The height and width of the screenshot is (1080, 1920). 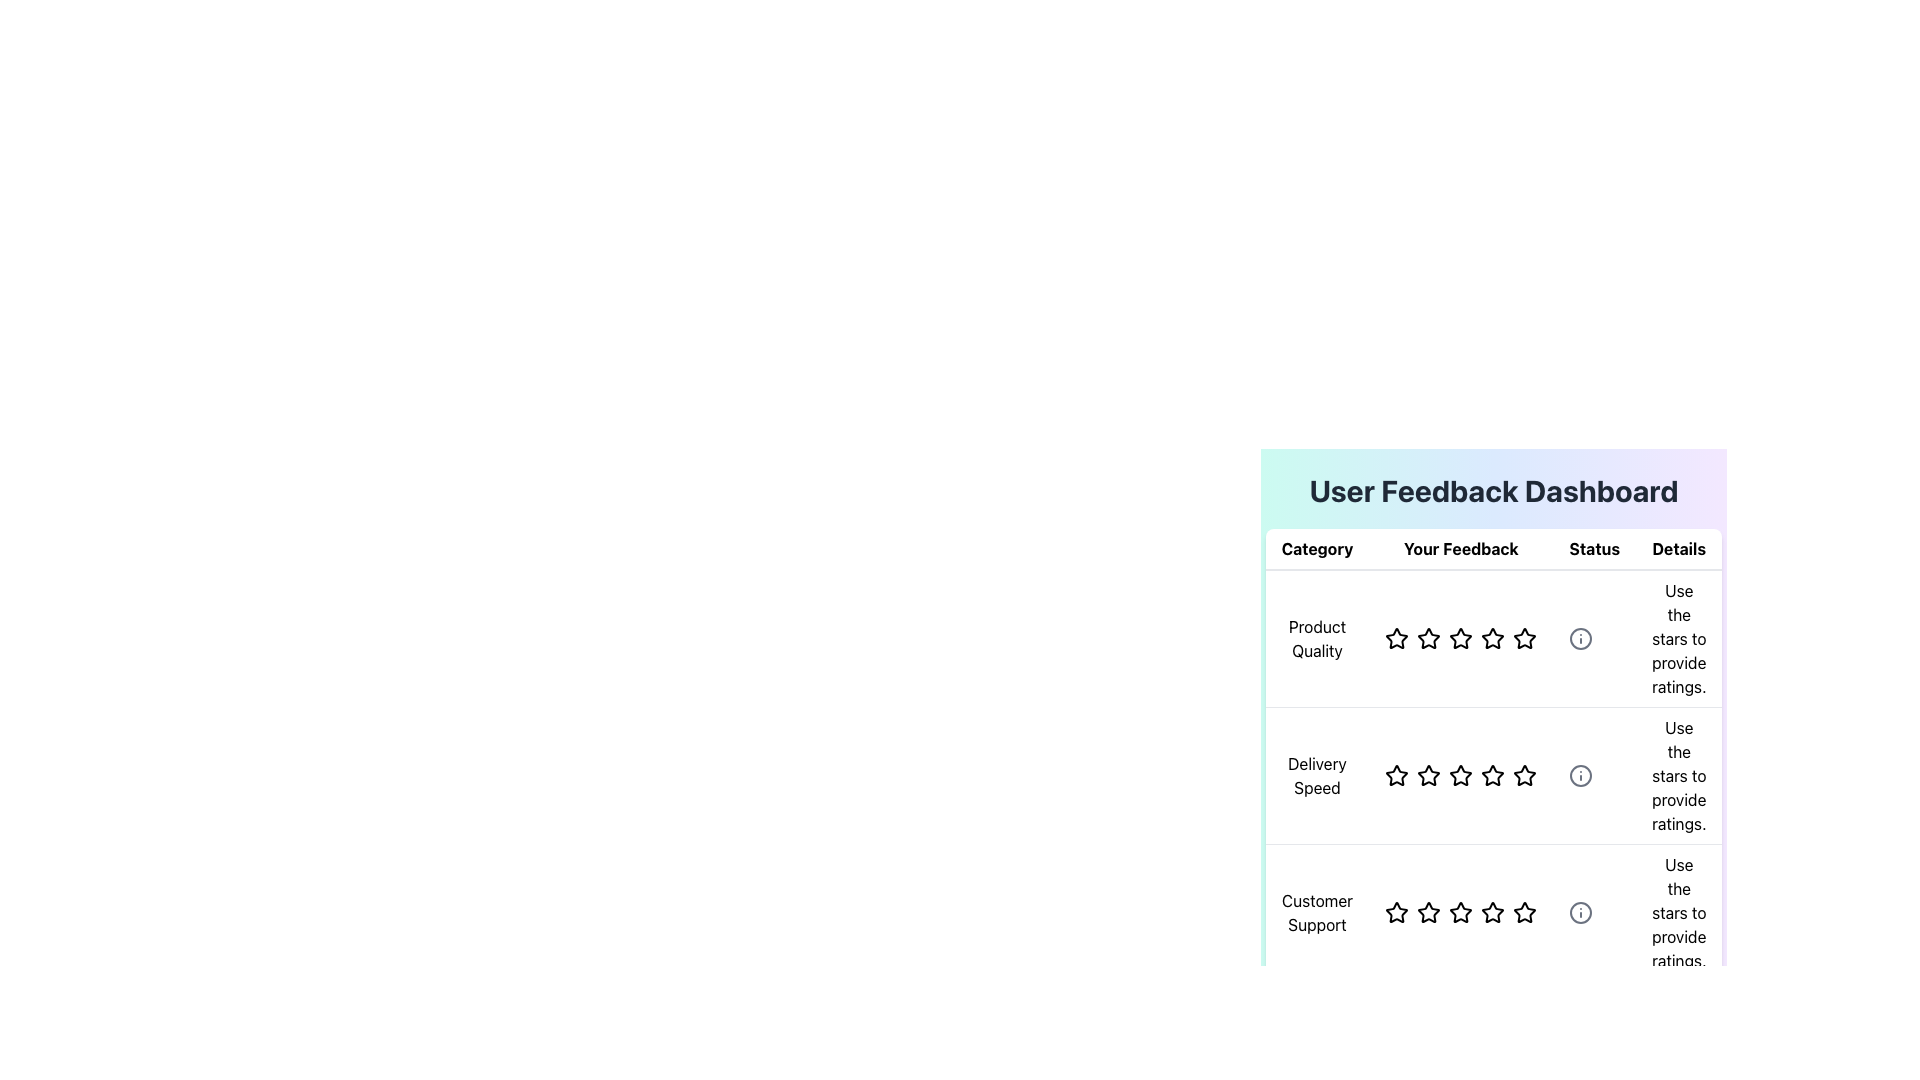 What do you see at coordinates (1679, 638) in the screenshot?
I see `the static text element displaying 'Use the stars to provide ratings.' located in the 'Details' column of the user feedback dashboard, aligned with the 'Product Quality' row` at bounding box center [1679, 638].